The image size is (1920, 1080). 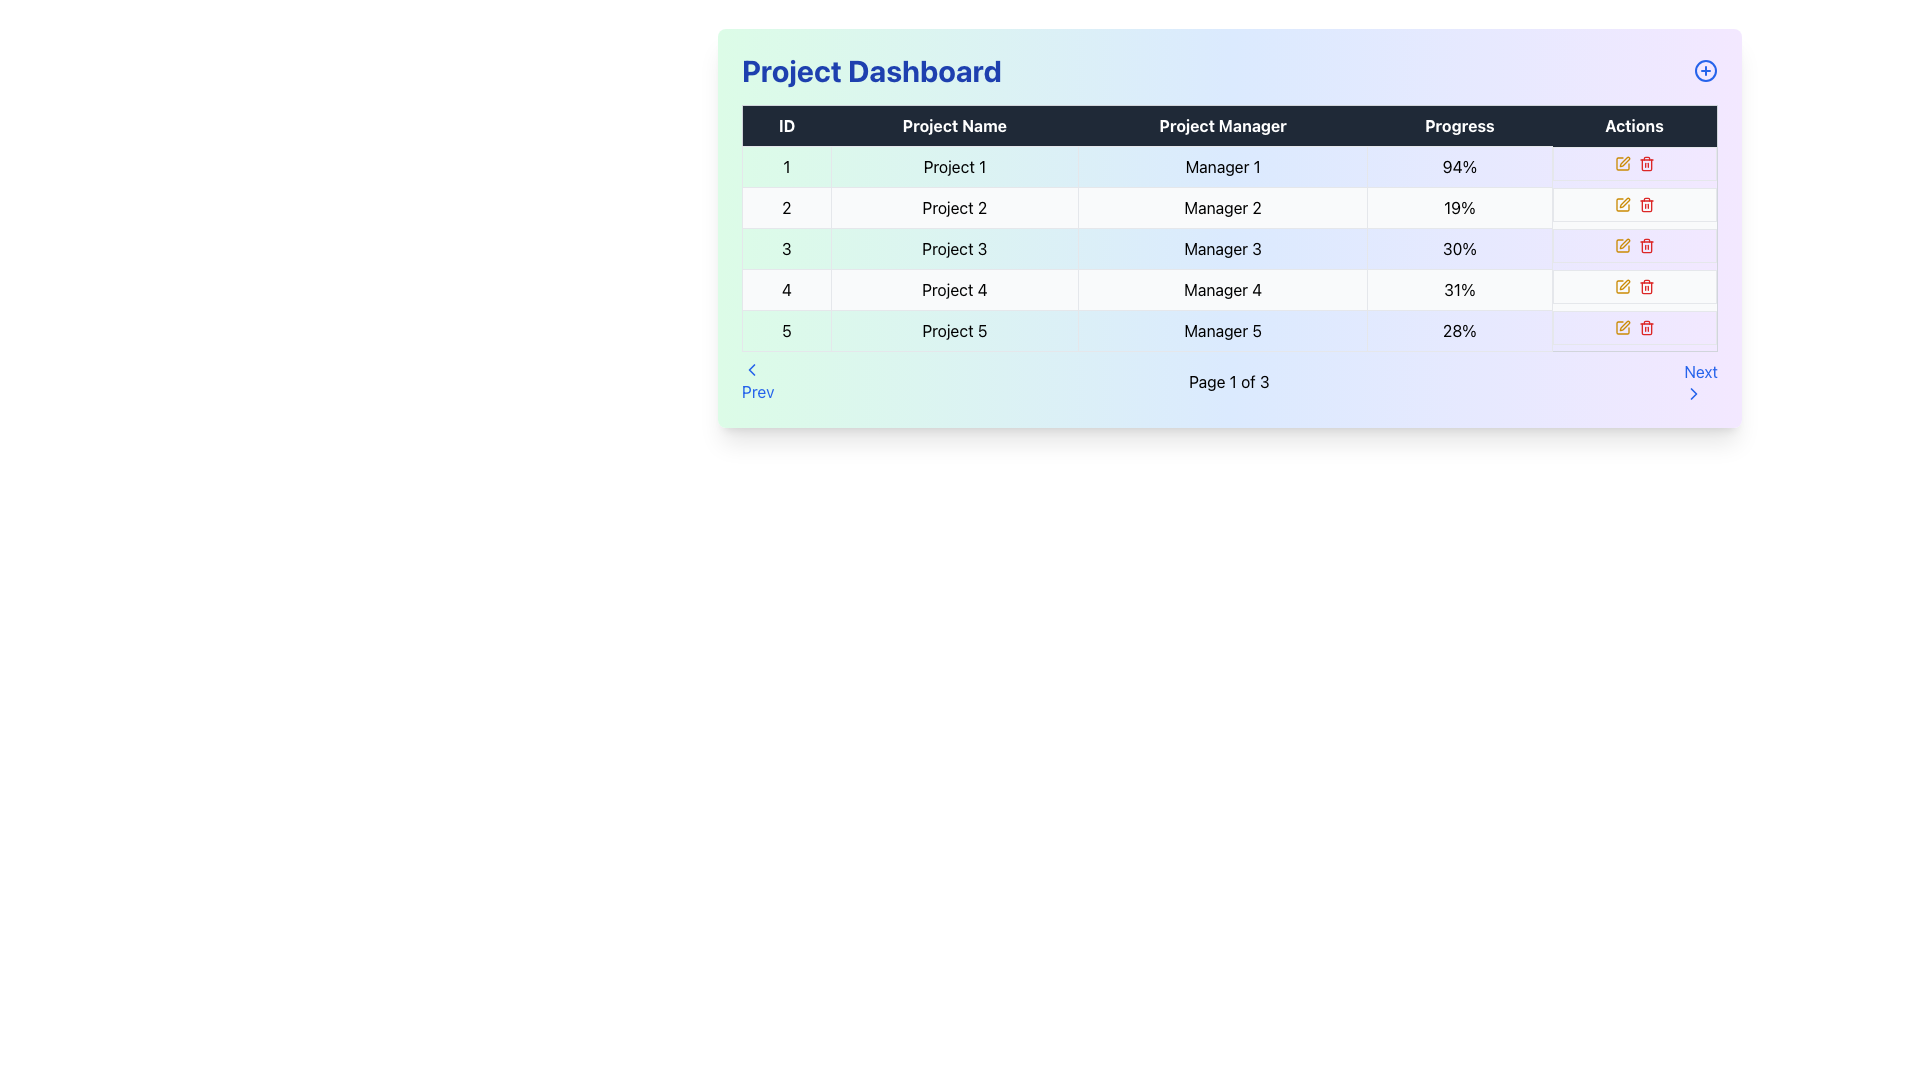 What do you see at coordinates (785, 289) in the screenshot?
I see `the table cell that contains the bold number '4', which is the first cell in the row labeled '4' under the 'ID' column, related to 'Project 4'` at bounding box center [785, 289].